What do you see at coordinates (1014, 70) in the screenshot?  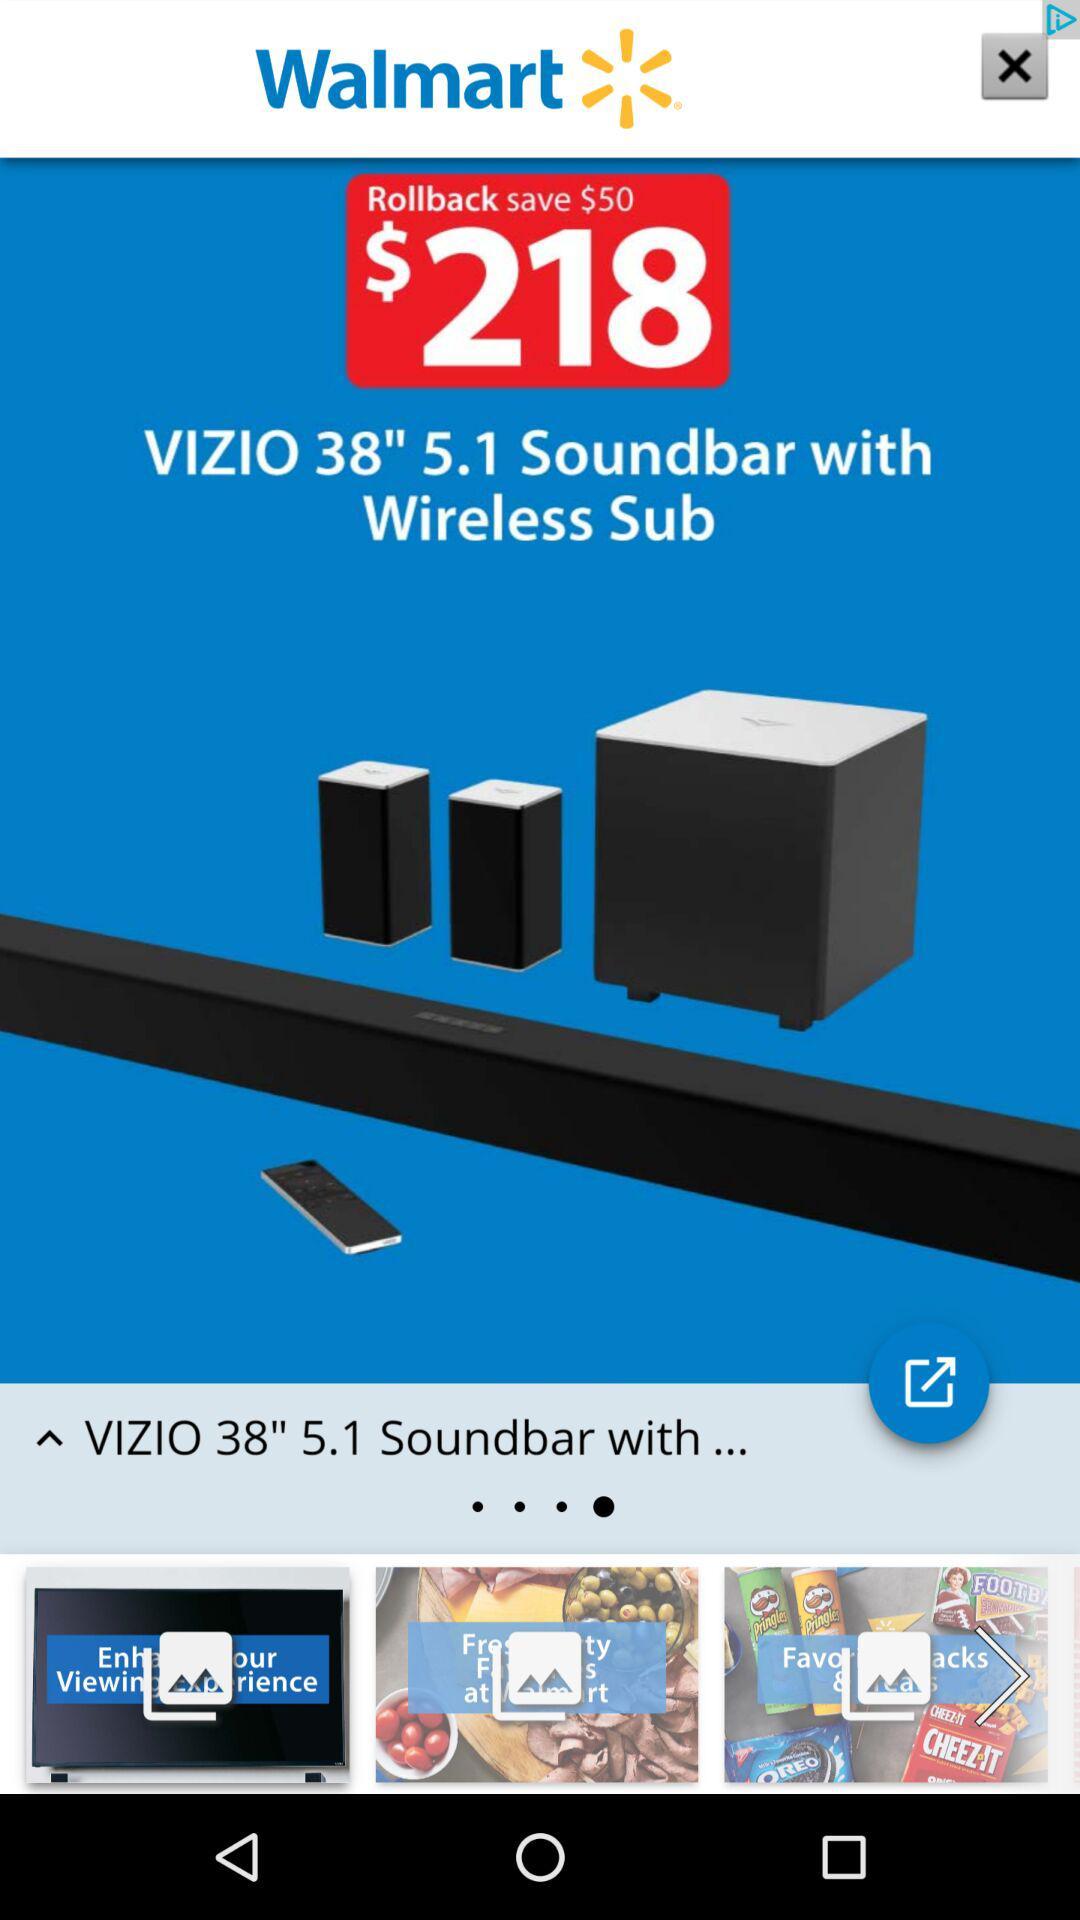 I see `the close icon` at bounding box center [1014, 70].